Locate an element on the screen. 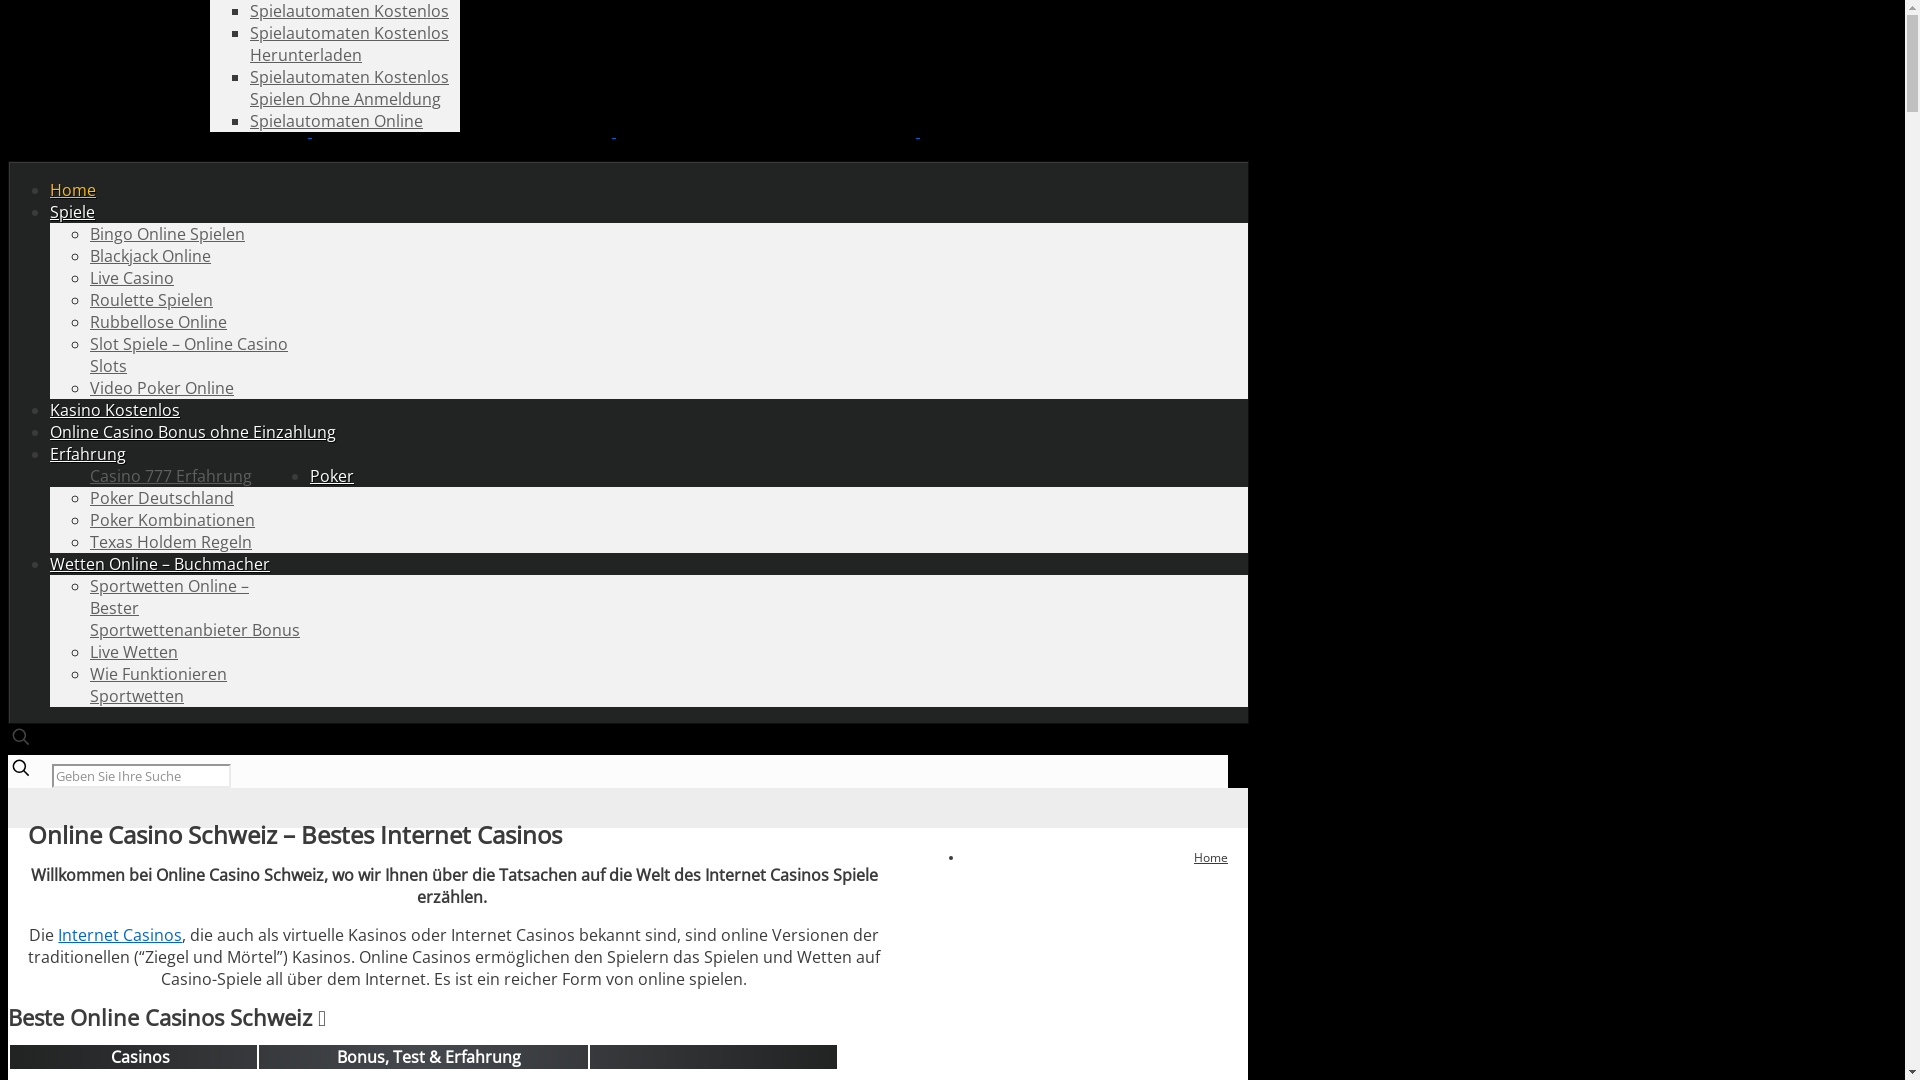  'Bingo Online Spielen' is located at coordinates (89, 233).